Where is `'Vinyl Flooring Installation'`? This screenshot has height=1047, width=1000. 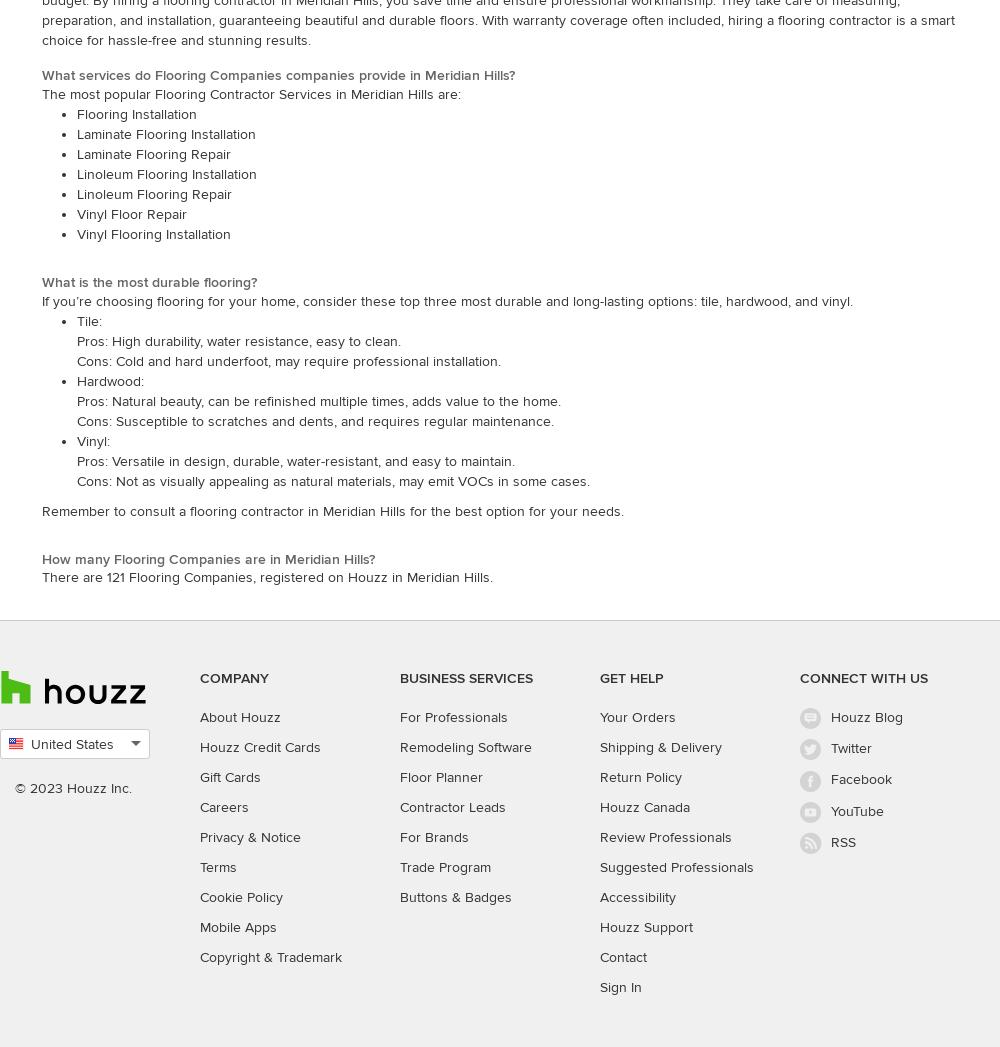 'Vinyl Flooring Installation' is located at coordinates (154, 232).